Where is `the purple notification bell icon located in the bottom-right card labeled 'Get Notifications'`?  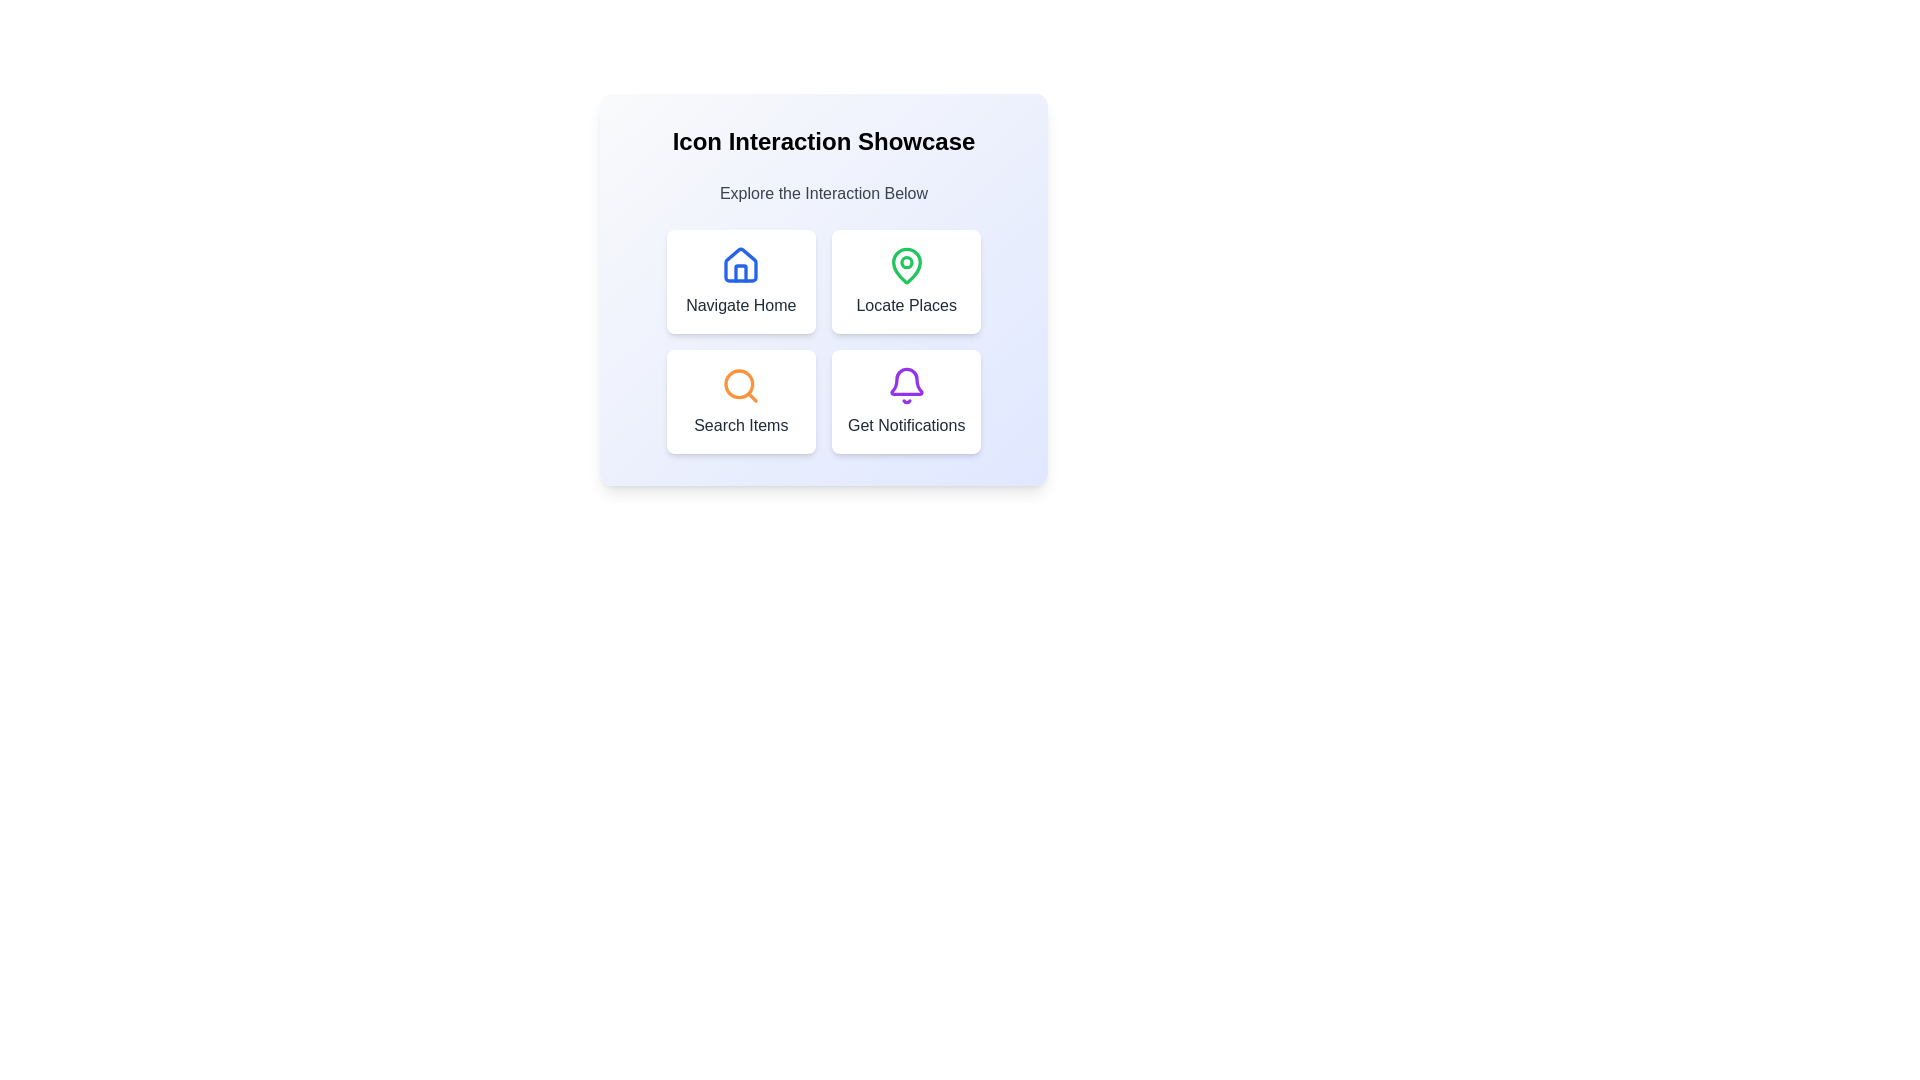
the purple notification bell icon located in the bottom-right card labeled 'Get Notifications' is located at coordinates (905, 381).